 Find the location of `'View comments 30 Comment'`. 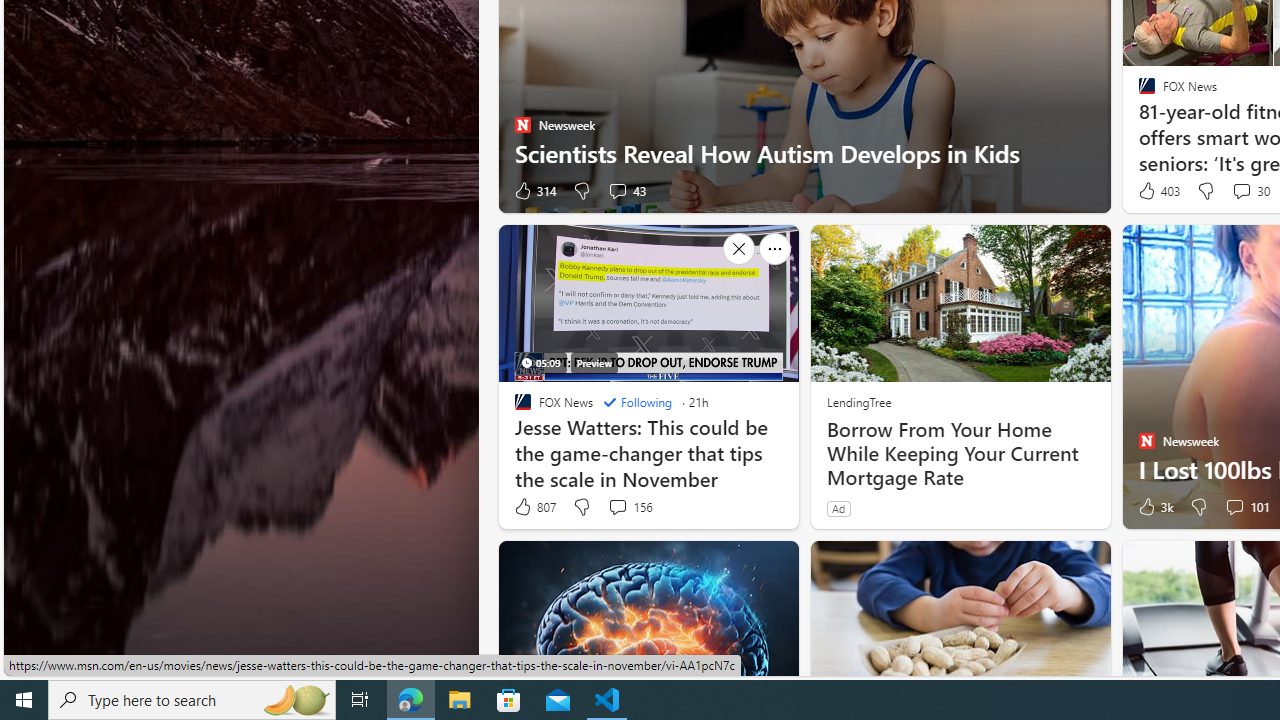

'View comments 30 Comment' is located at coordinates (1248, 191).